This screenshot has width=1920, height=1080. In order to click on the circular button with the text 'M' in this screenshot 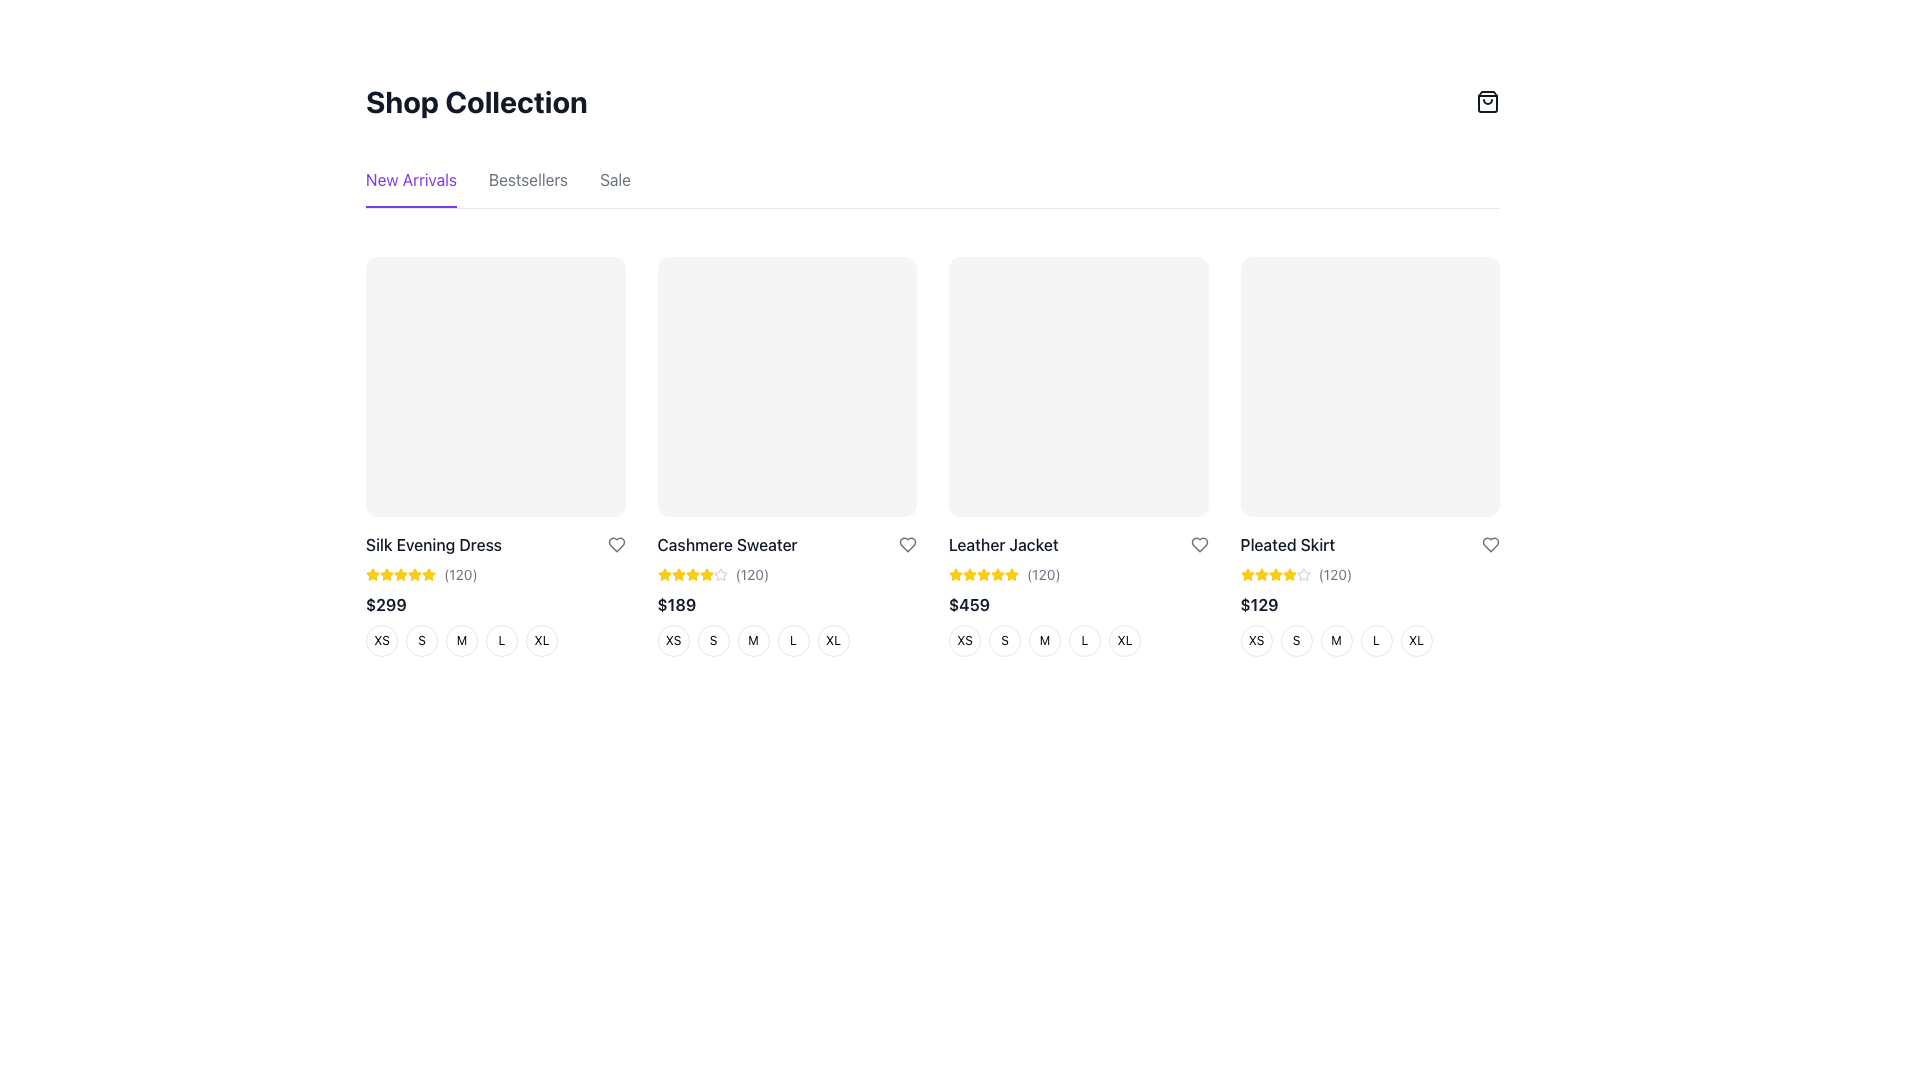, I will do `click(460, 640)`.